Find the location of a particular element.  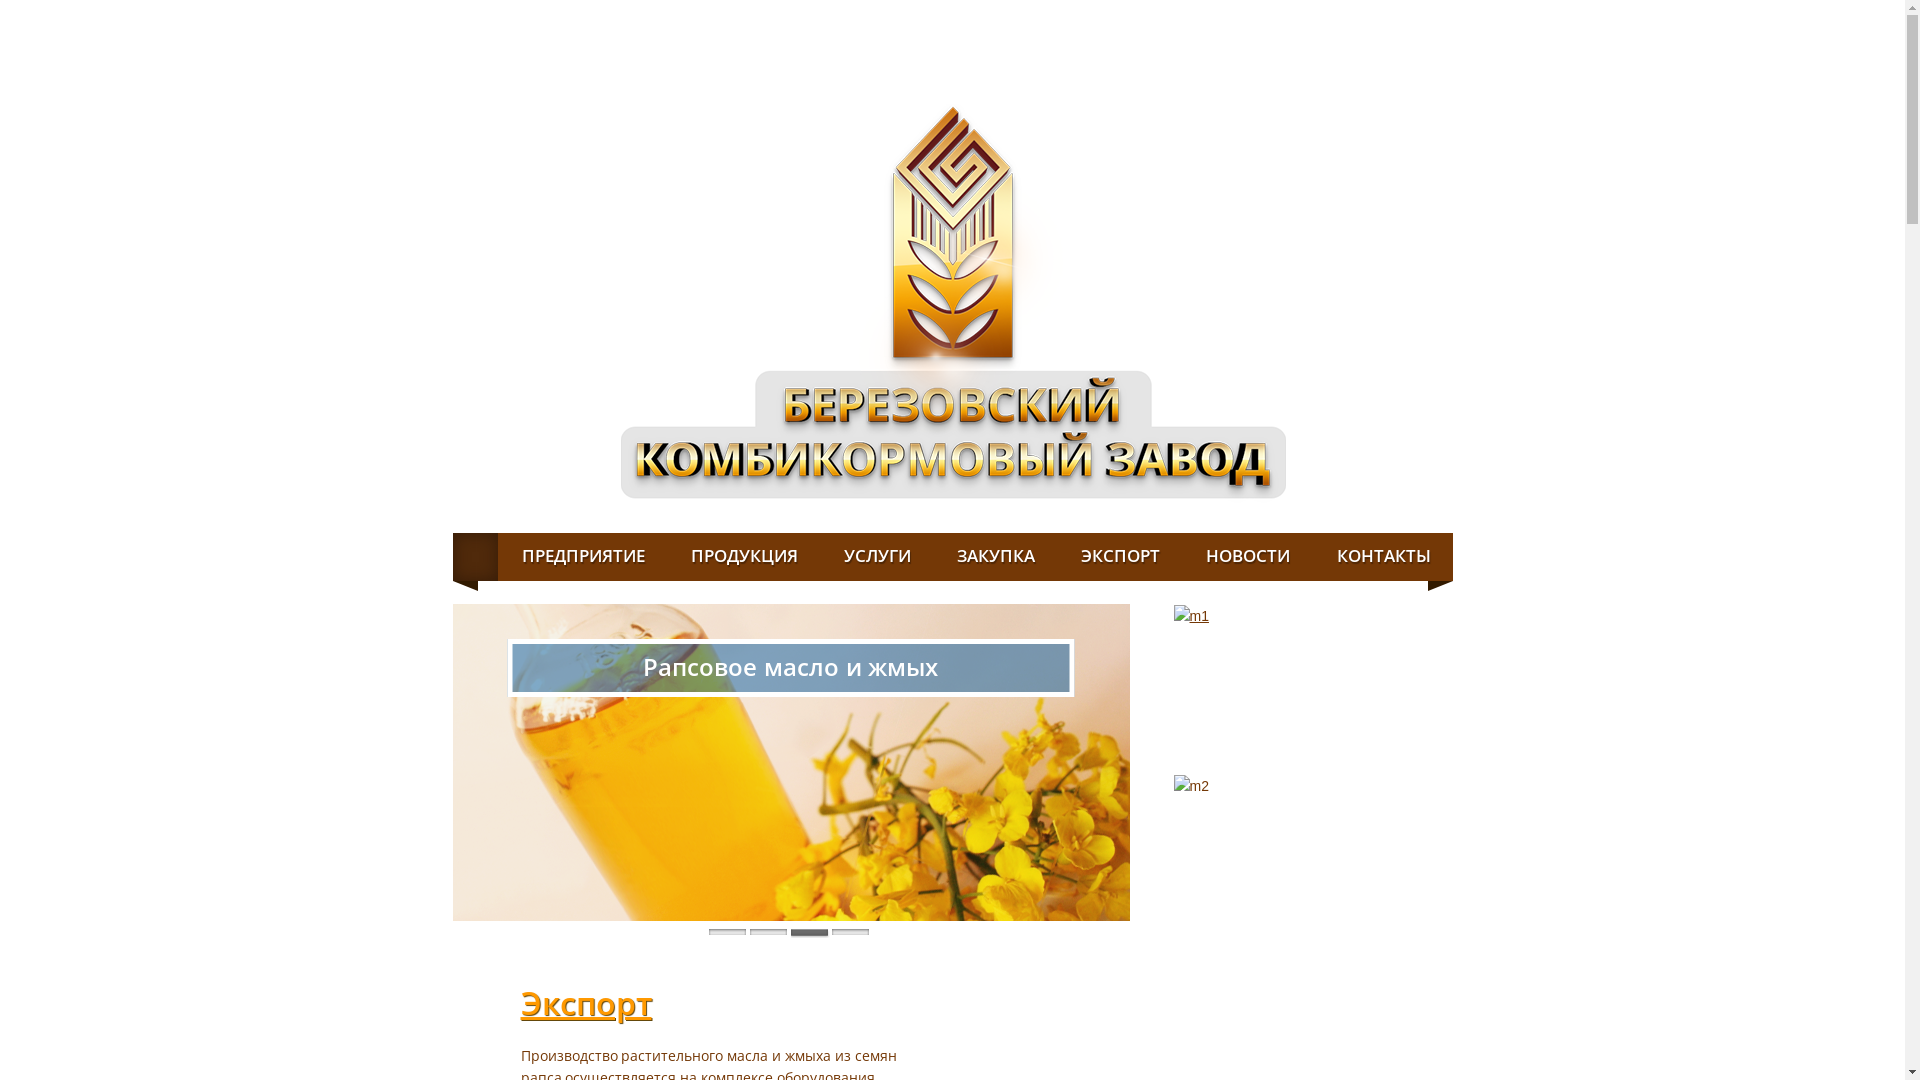

'ENG' is located at coordinates (1411, 15).